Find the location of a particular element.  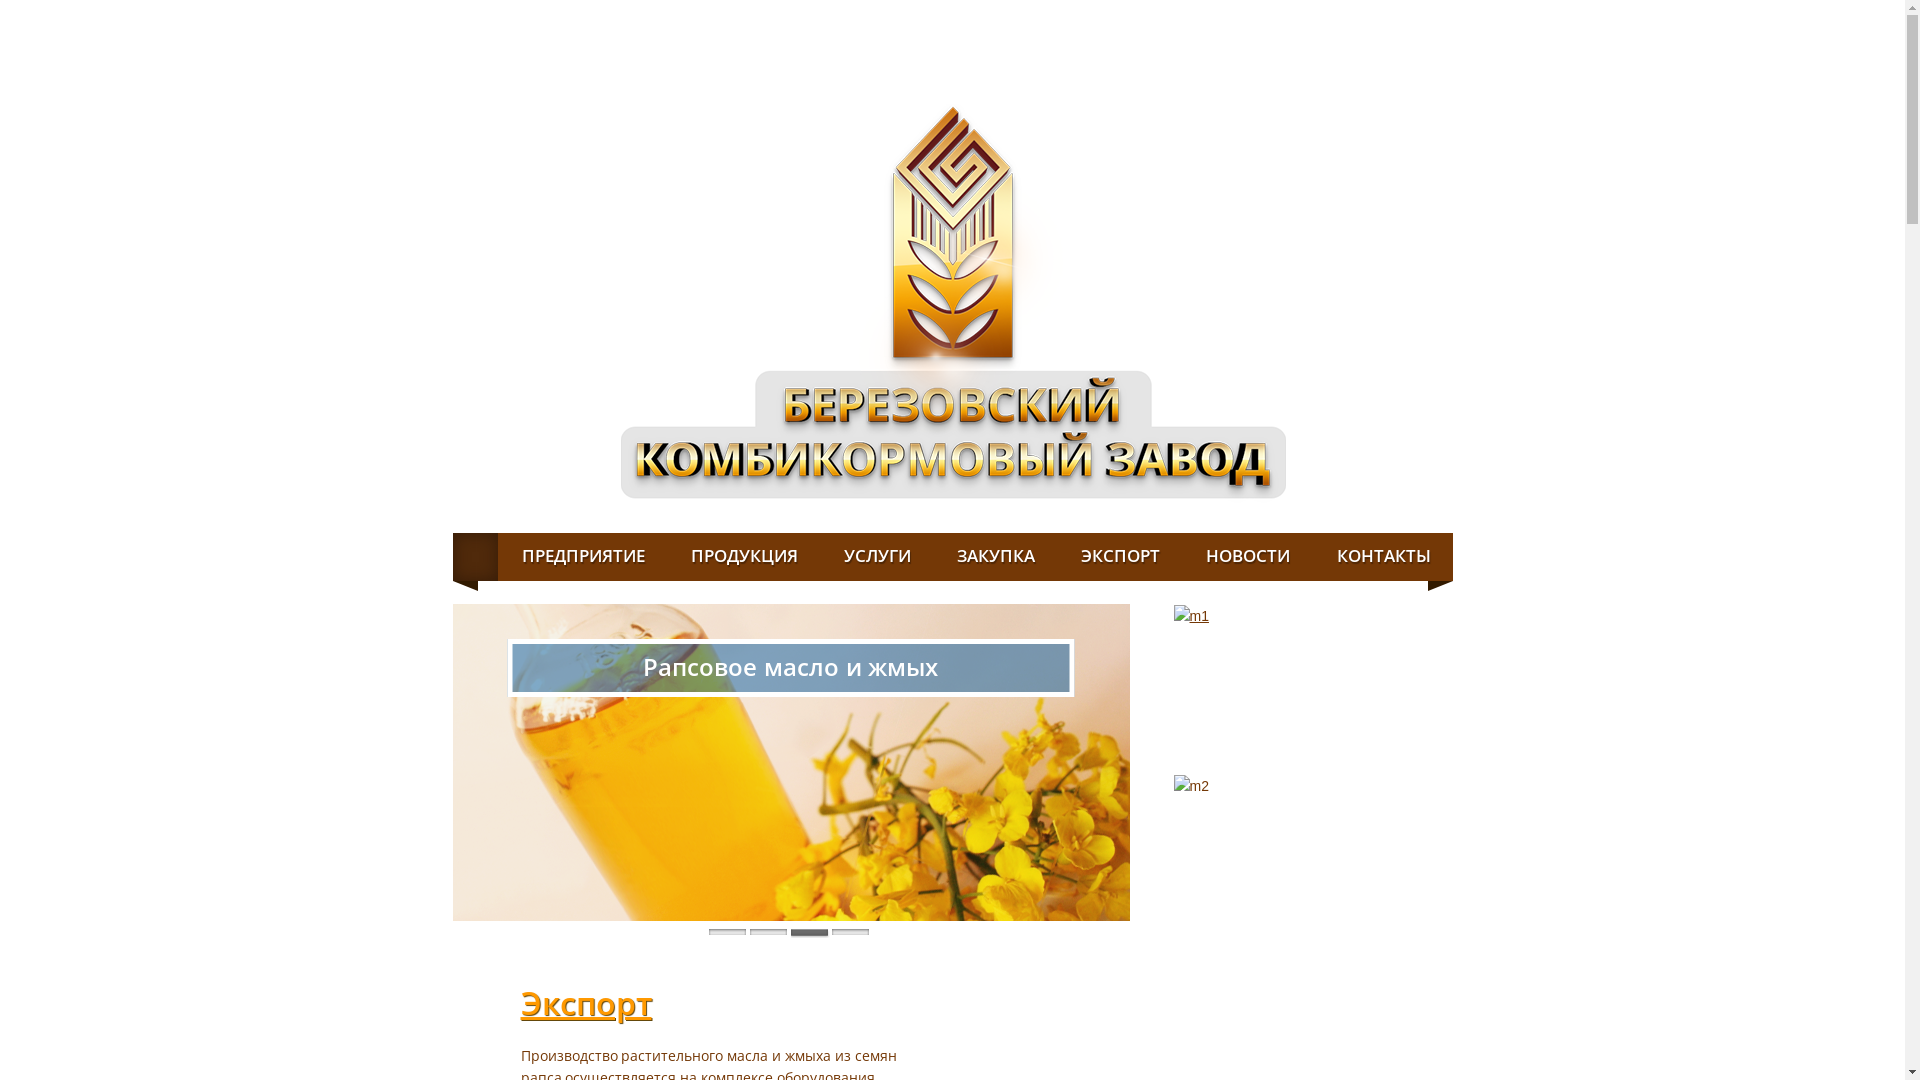

'ENG' is located at coordinates (1411, 15).